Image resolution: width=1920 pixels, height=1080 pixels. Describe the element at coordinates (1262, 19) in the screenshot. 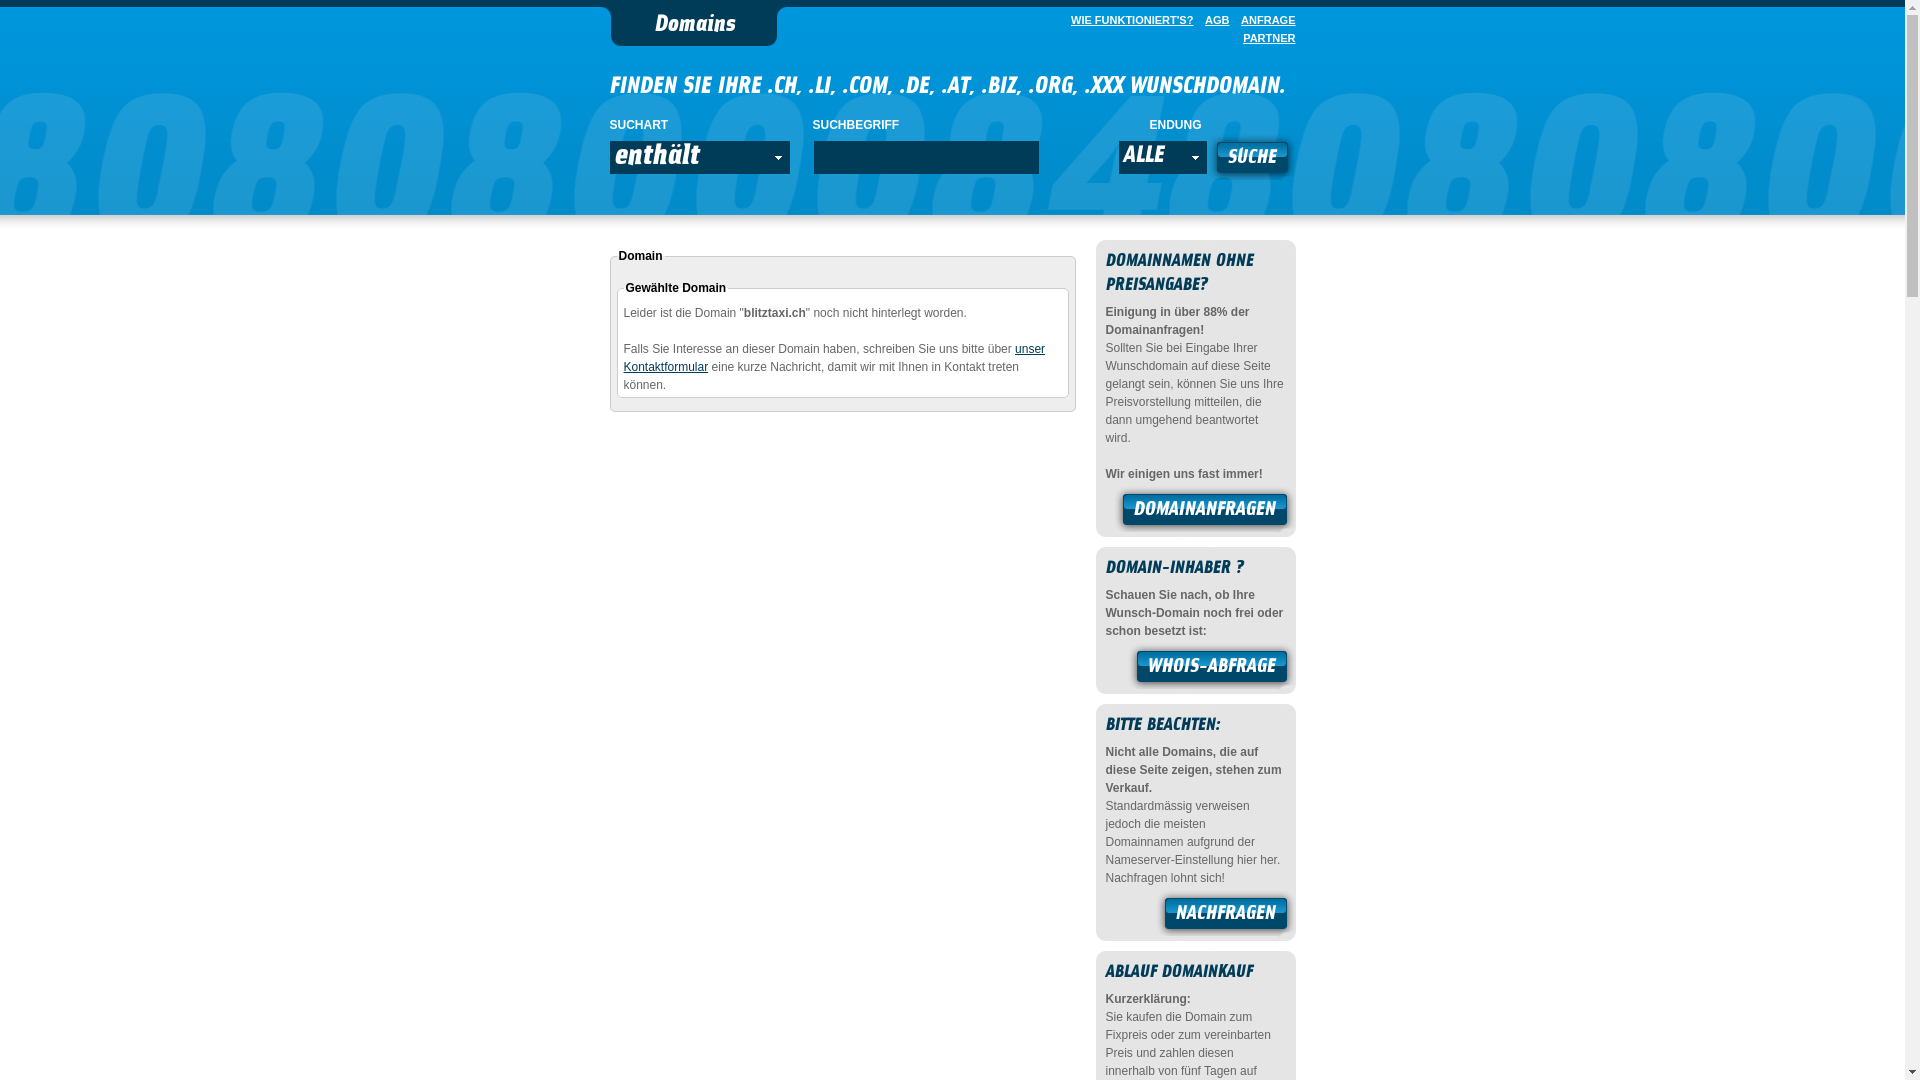

I see `'ANFRAGE'` at that location.